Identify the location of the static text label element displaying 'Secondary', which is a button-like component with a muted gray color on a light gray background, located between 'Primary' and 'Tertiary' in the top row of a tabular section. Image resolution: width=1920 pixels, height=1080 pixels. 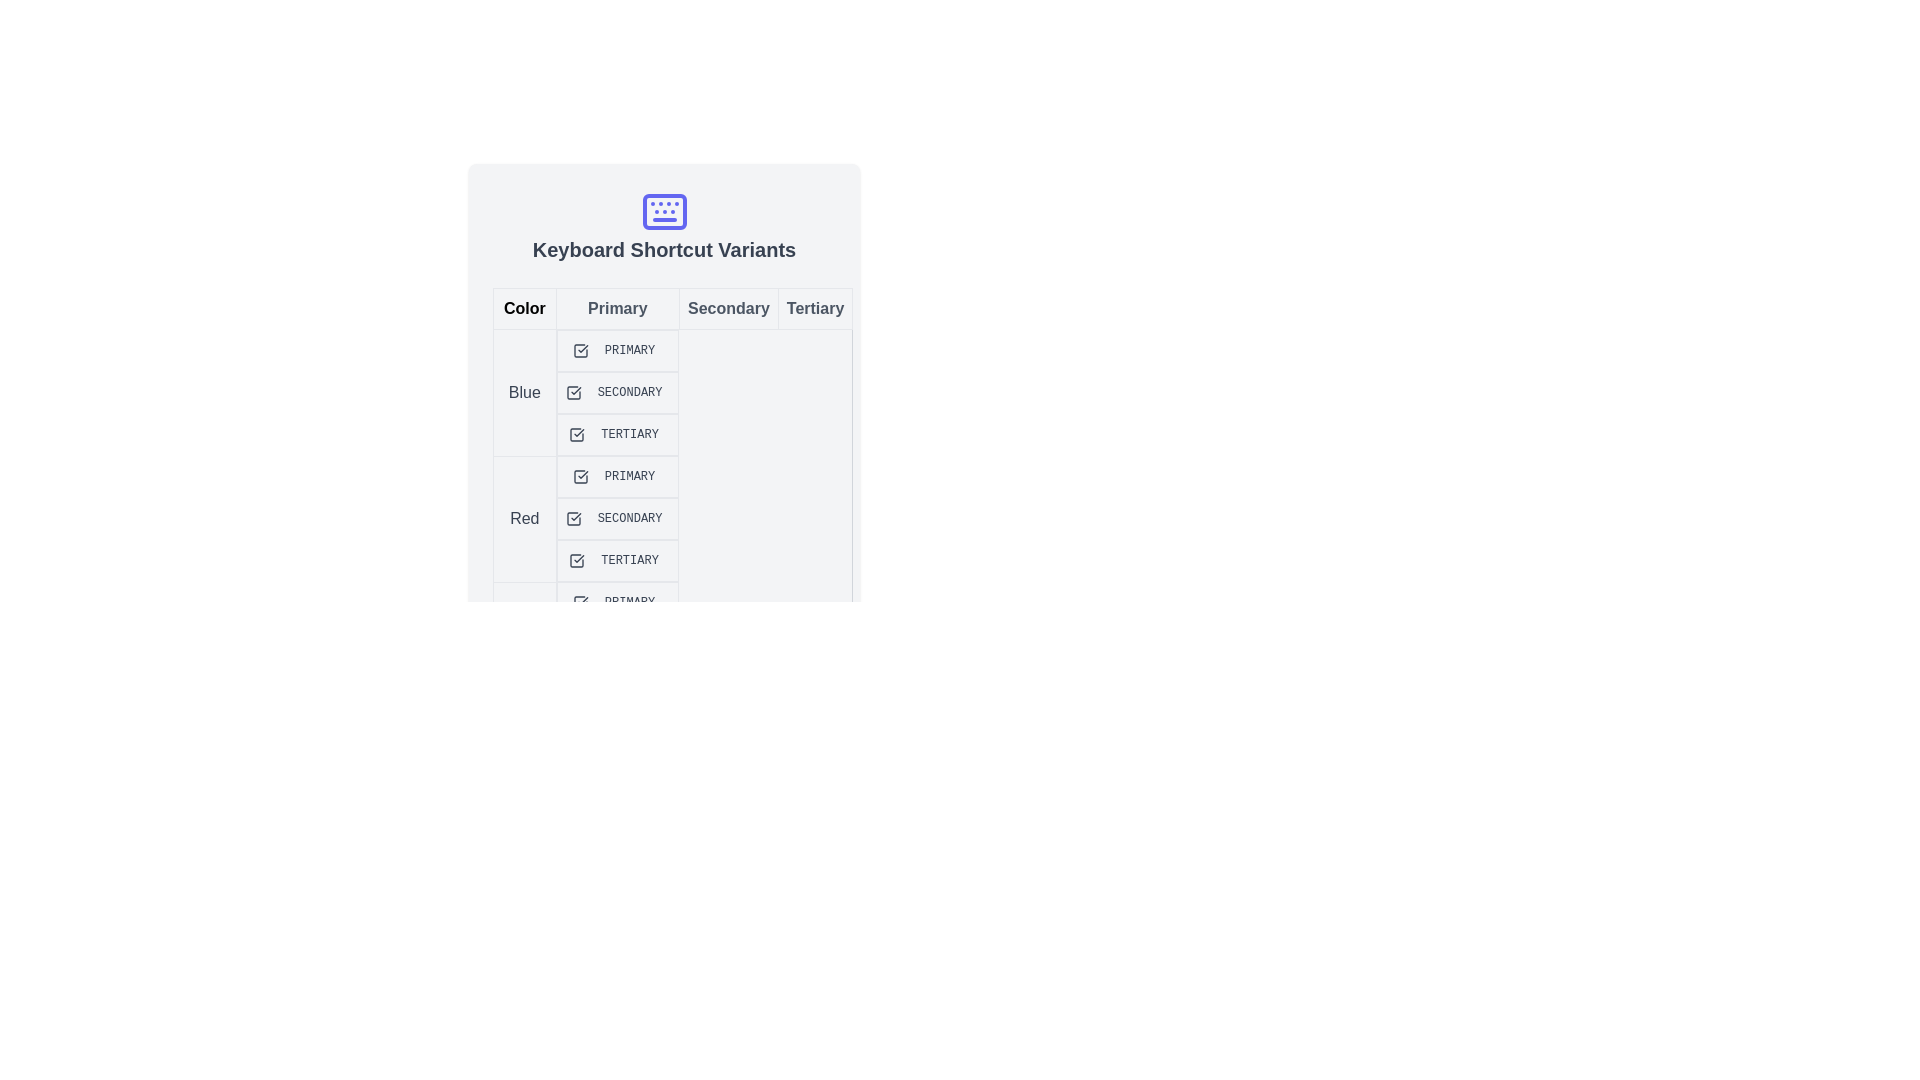
(727, 308).